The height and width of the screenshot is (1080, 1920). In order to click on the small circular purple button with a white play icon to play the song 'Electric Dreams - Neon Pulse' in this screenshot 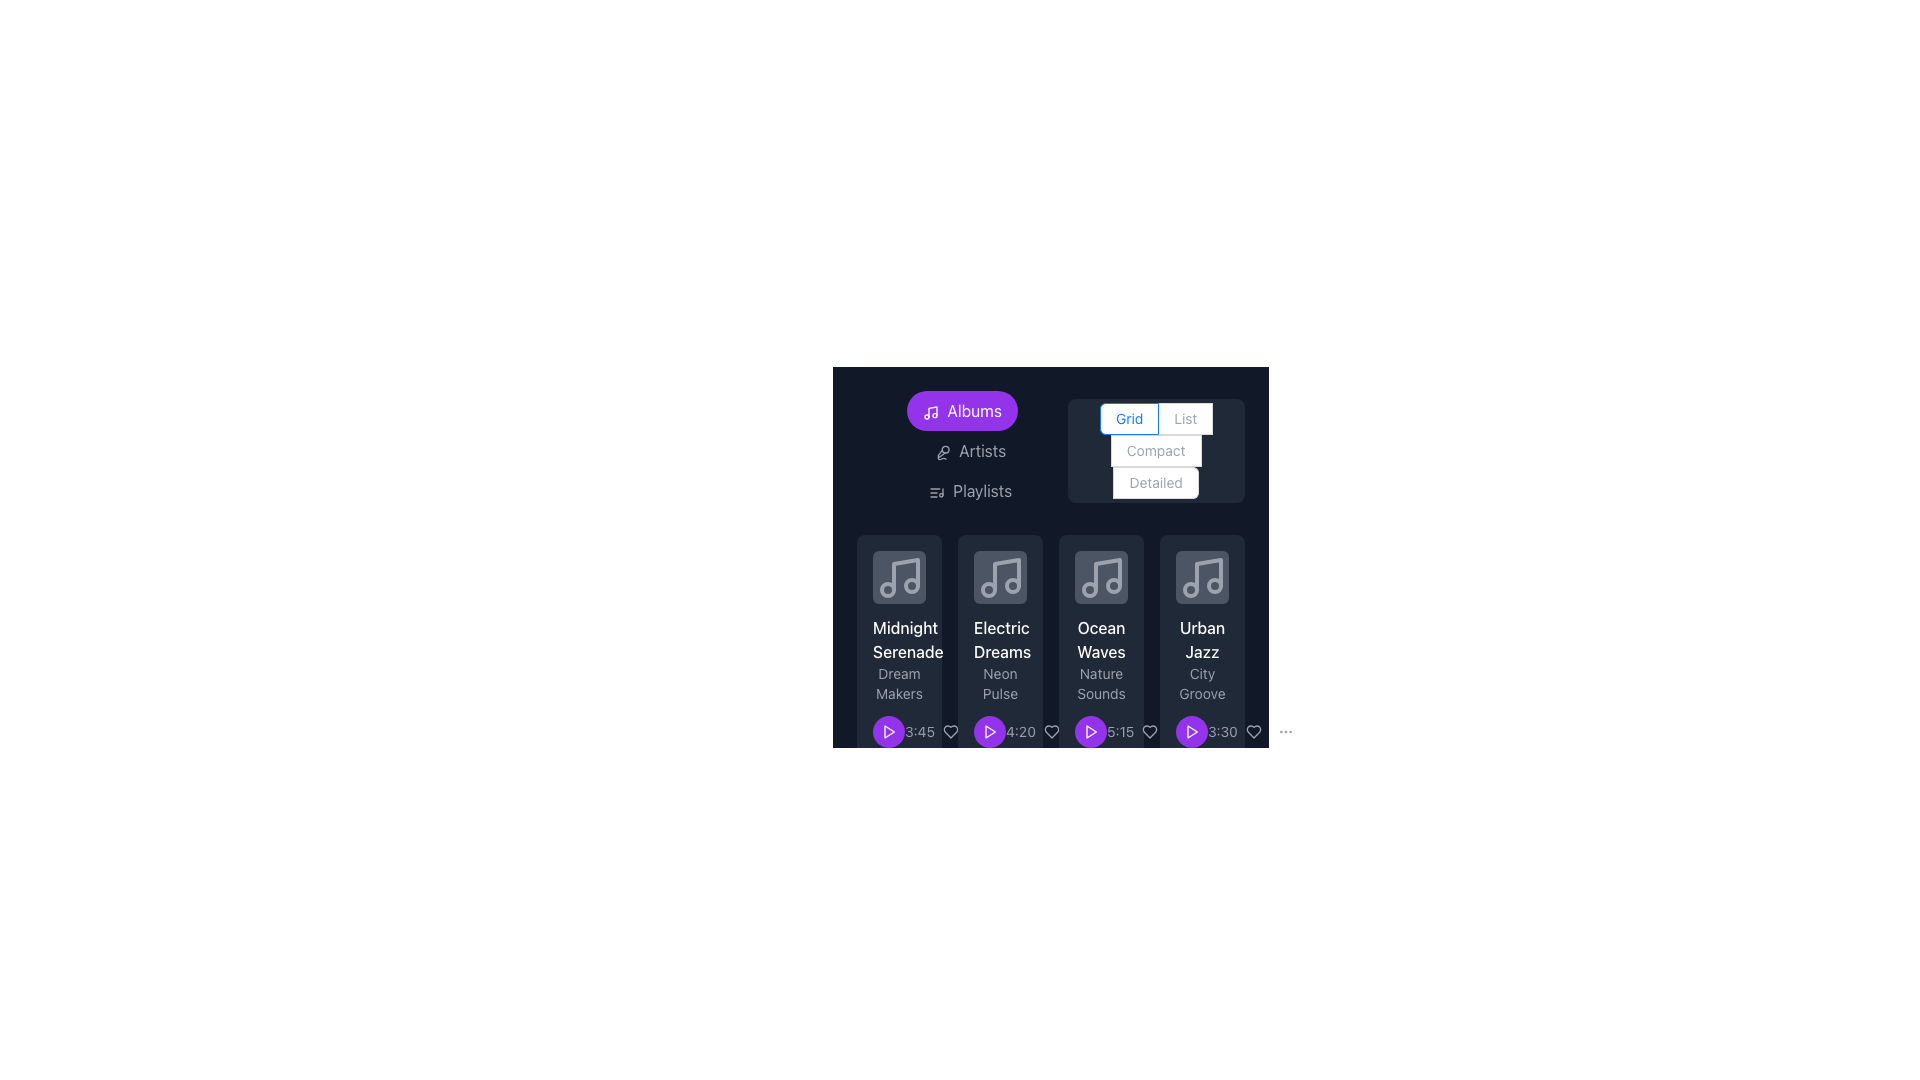, I will do `click(989, 732)`.